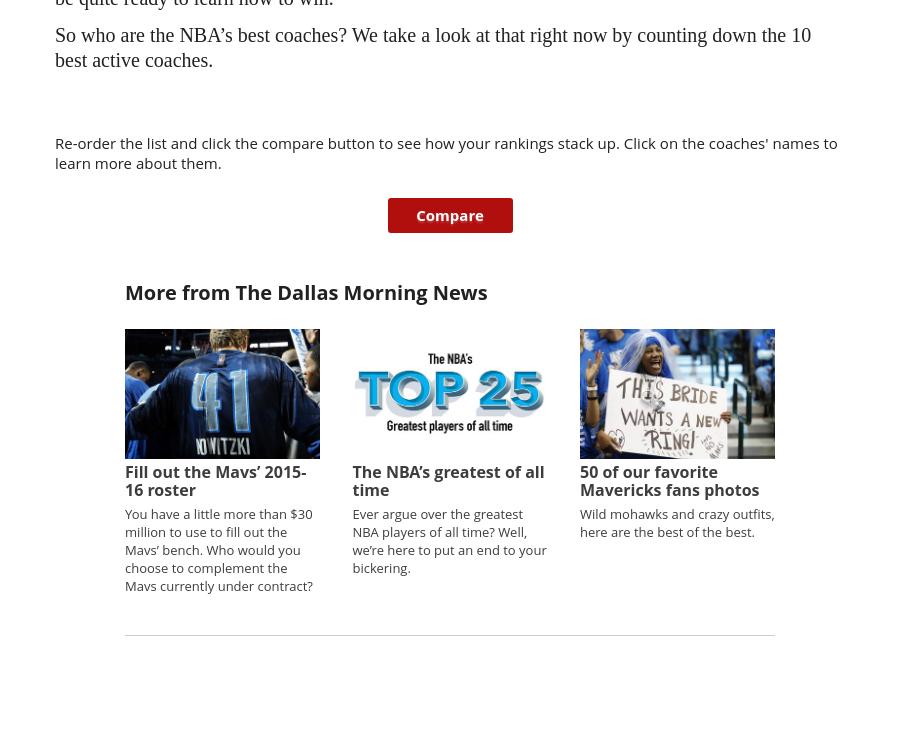  Describe the element at coordinates (579, 480) in the screenshot. I see `'50 of our favorite Mavericks fans photos'` at that location.